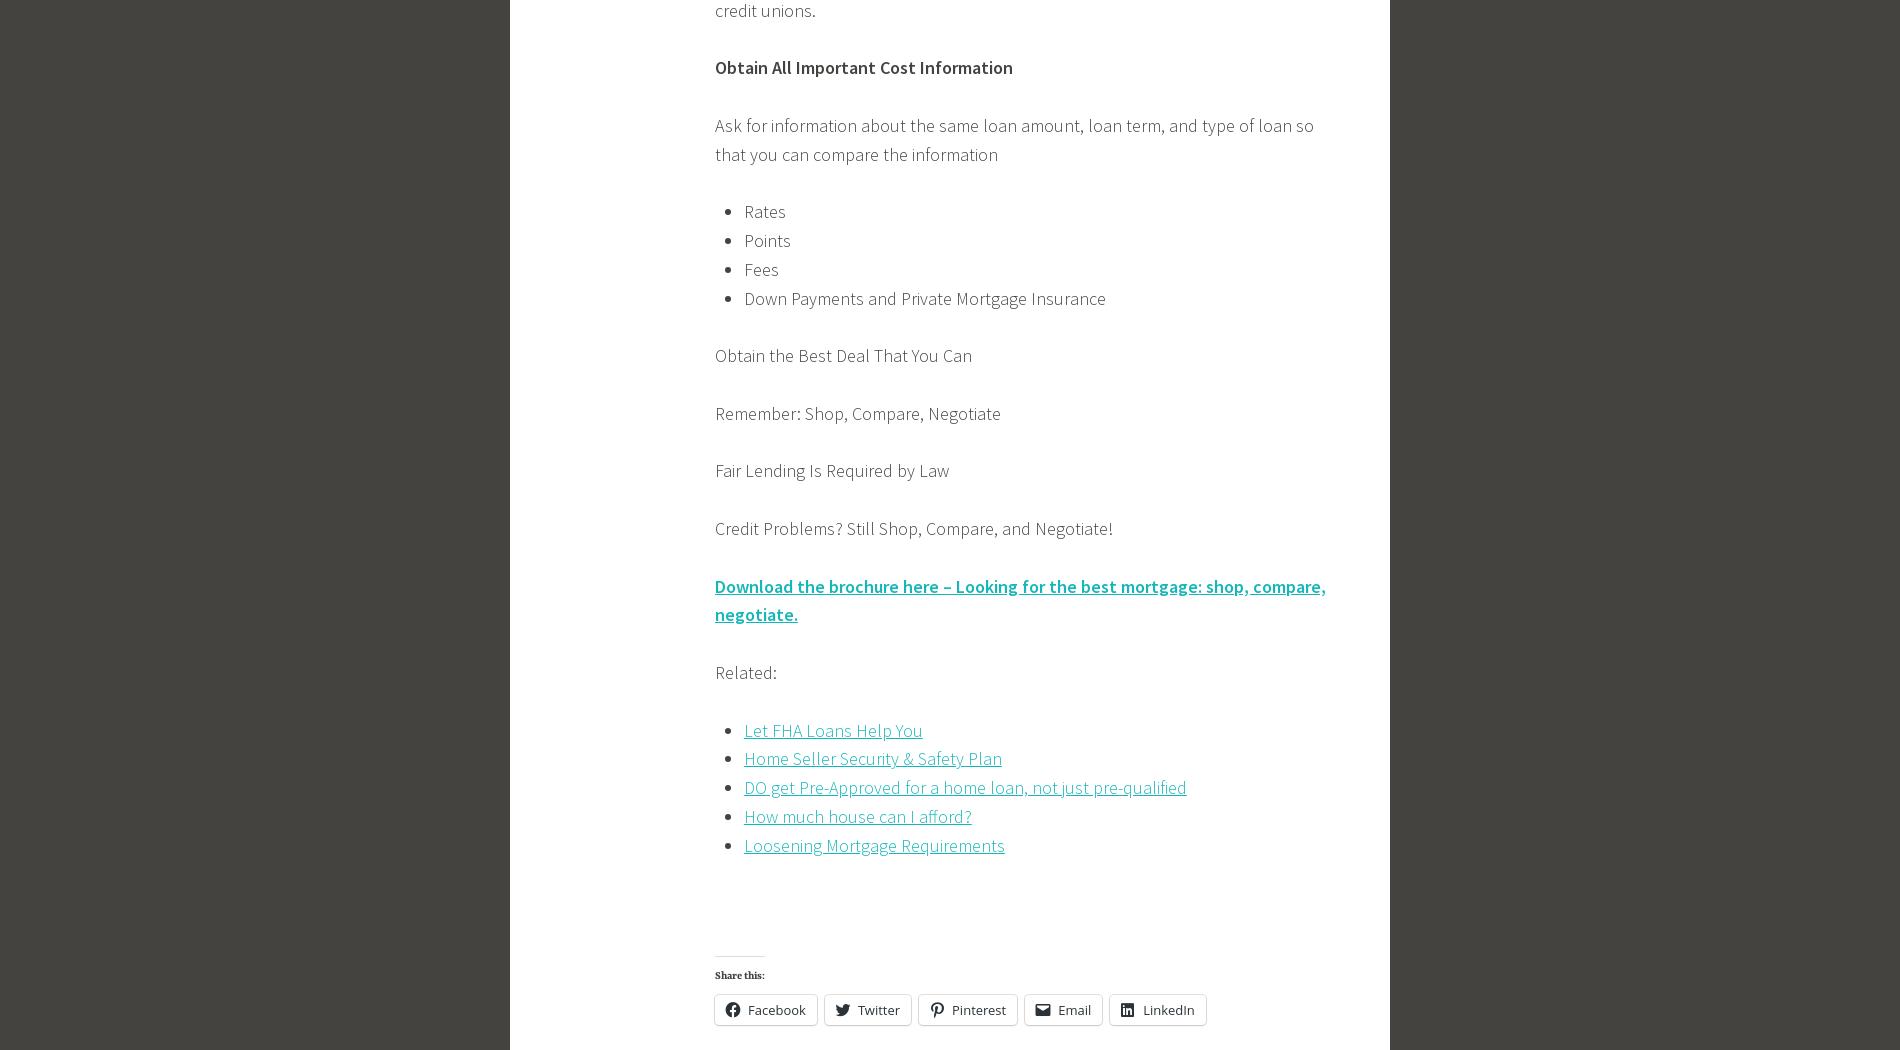 This screenshot has height=1050, width=1900. Describe the element at coordinates (742, 267) in the screenshot. I see `'Fees'` at that location.